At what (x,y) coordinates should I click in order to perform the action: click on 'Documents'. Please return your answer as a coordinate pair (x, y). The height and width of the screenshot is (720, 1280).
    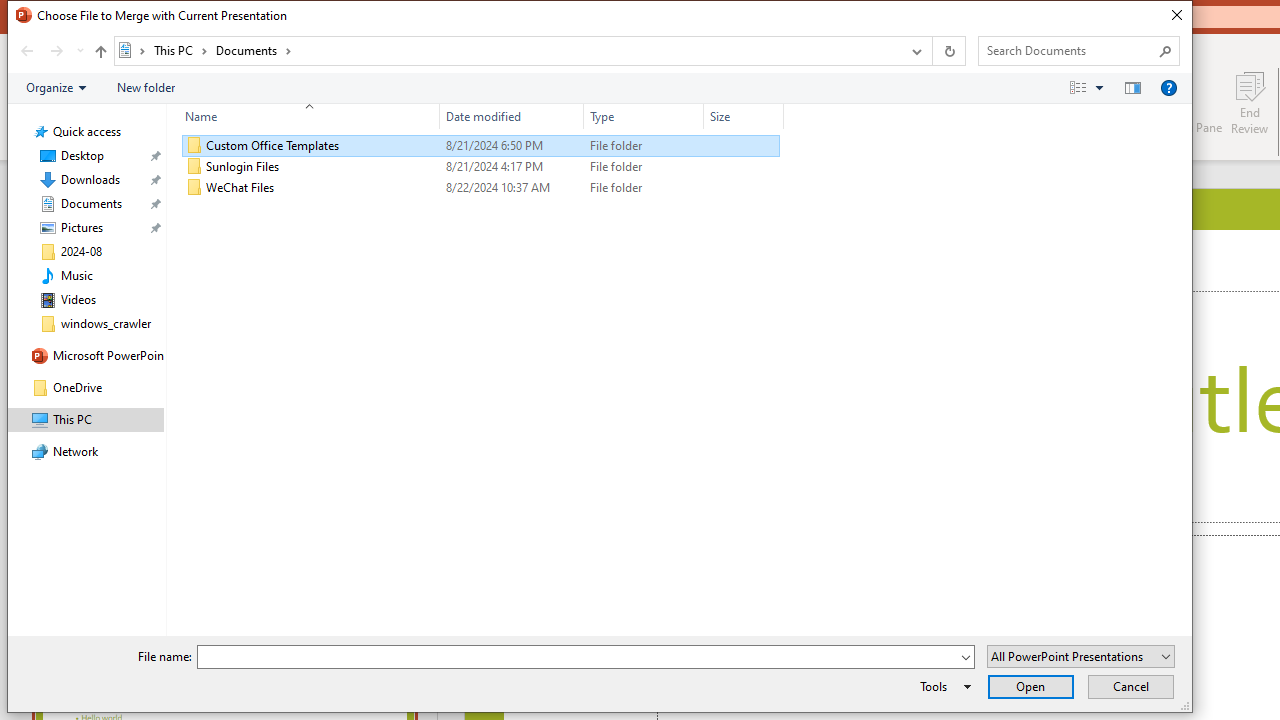
    Looking at the image, I should click on (253, 49).